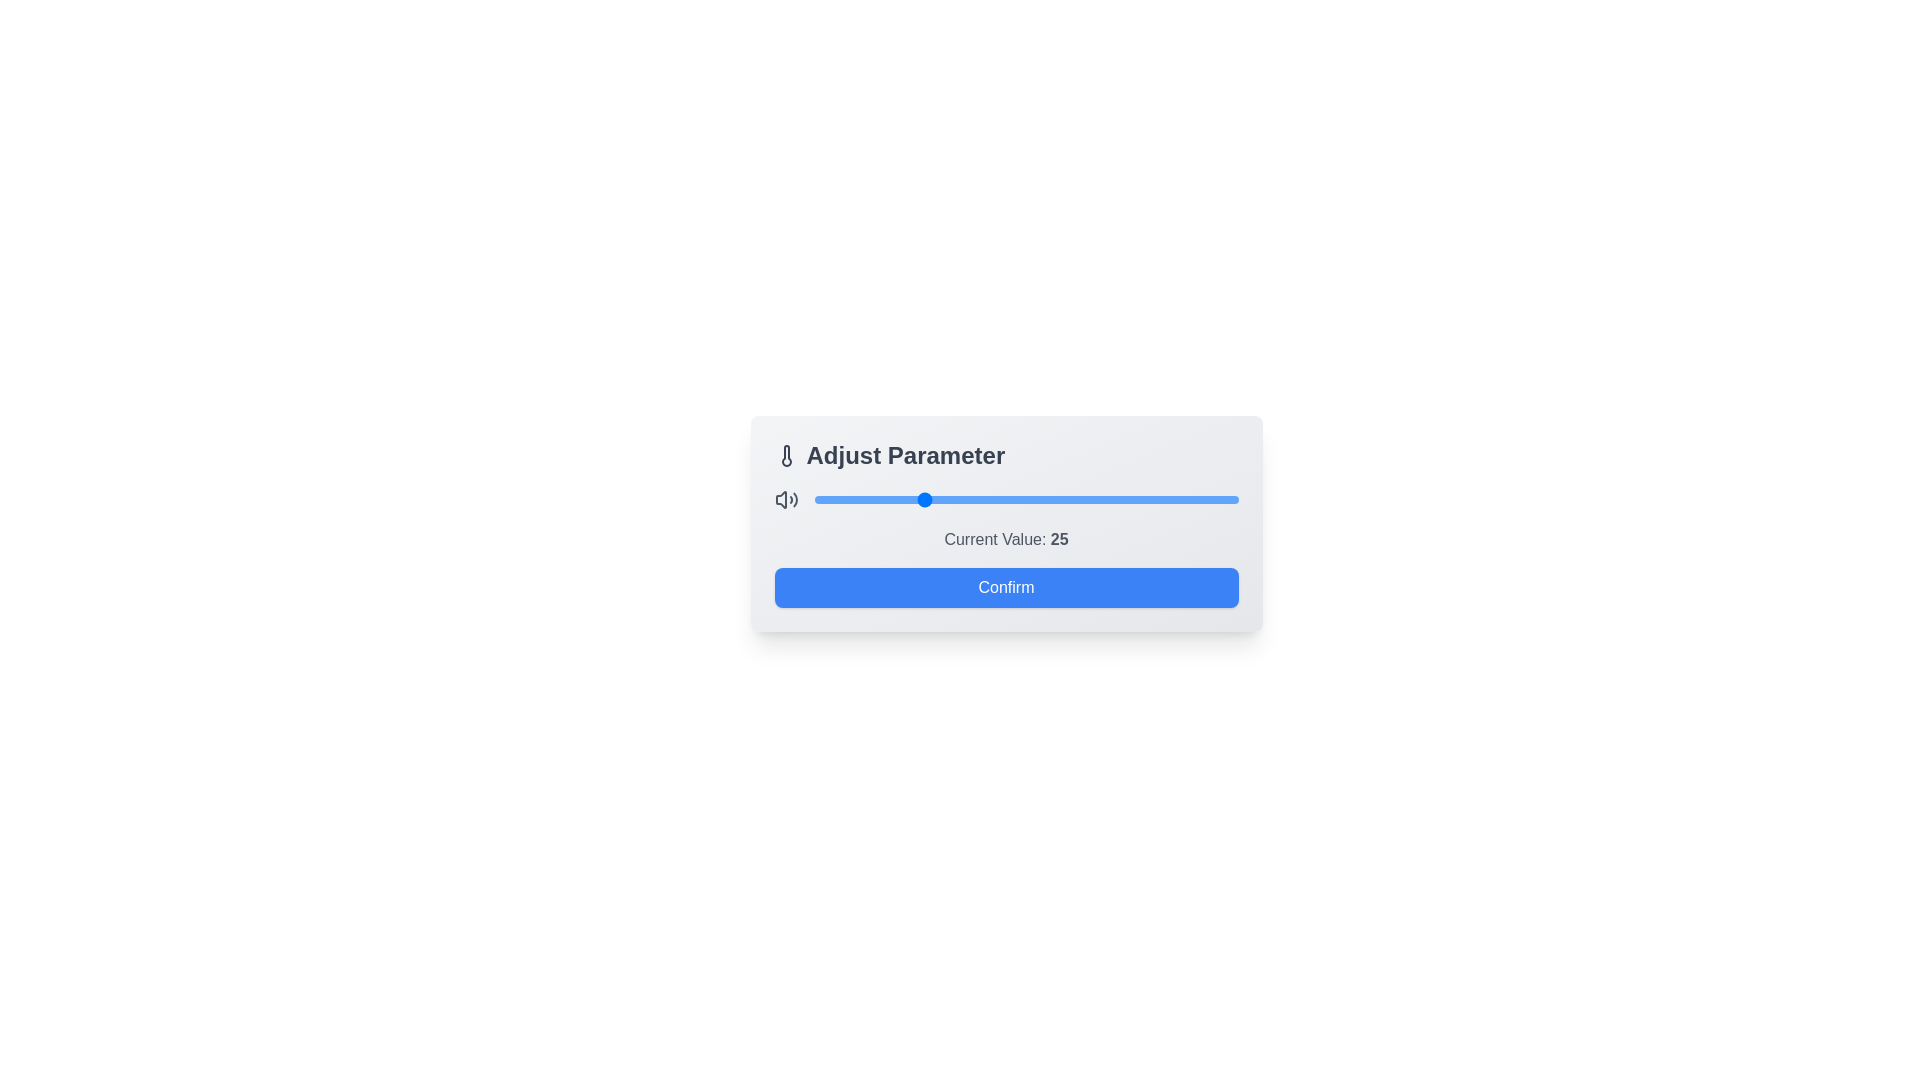 The height and width of the screenshot is (1080, 1920). Describe the element at coordinates (785, 455) in the screenshot. I see `the Decorative Icon positioned to the left of the header text 'Adjust Parameter', which visually indicates temperature or adjustment parameters` at that location.